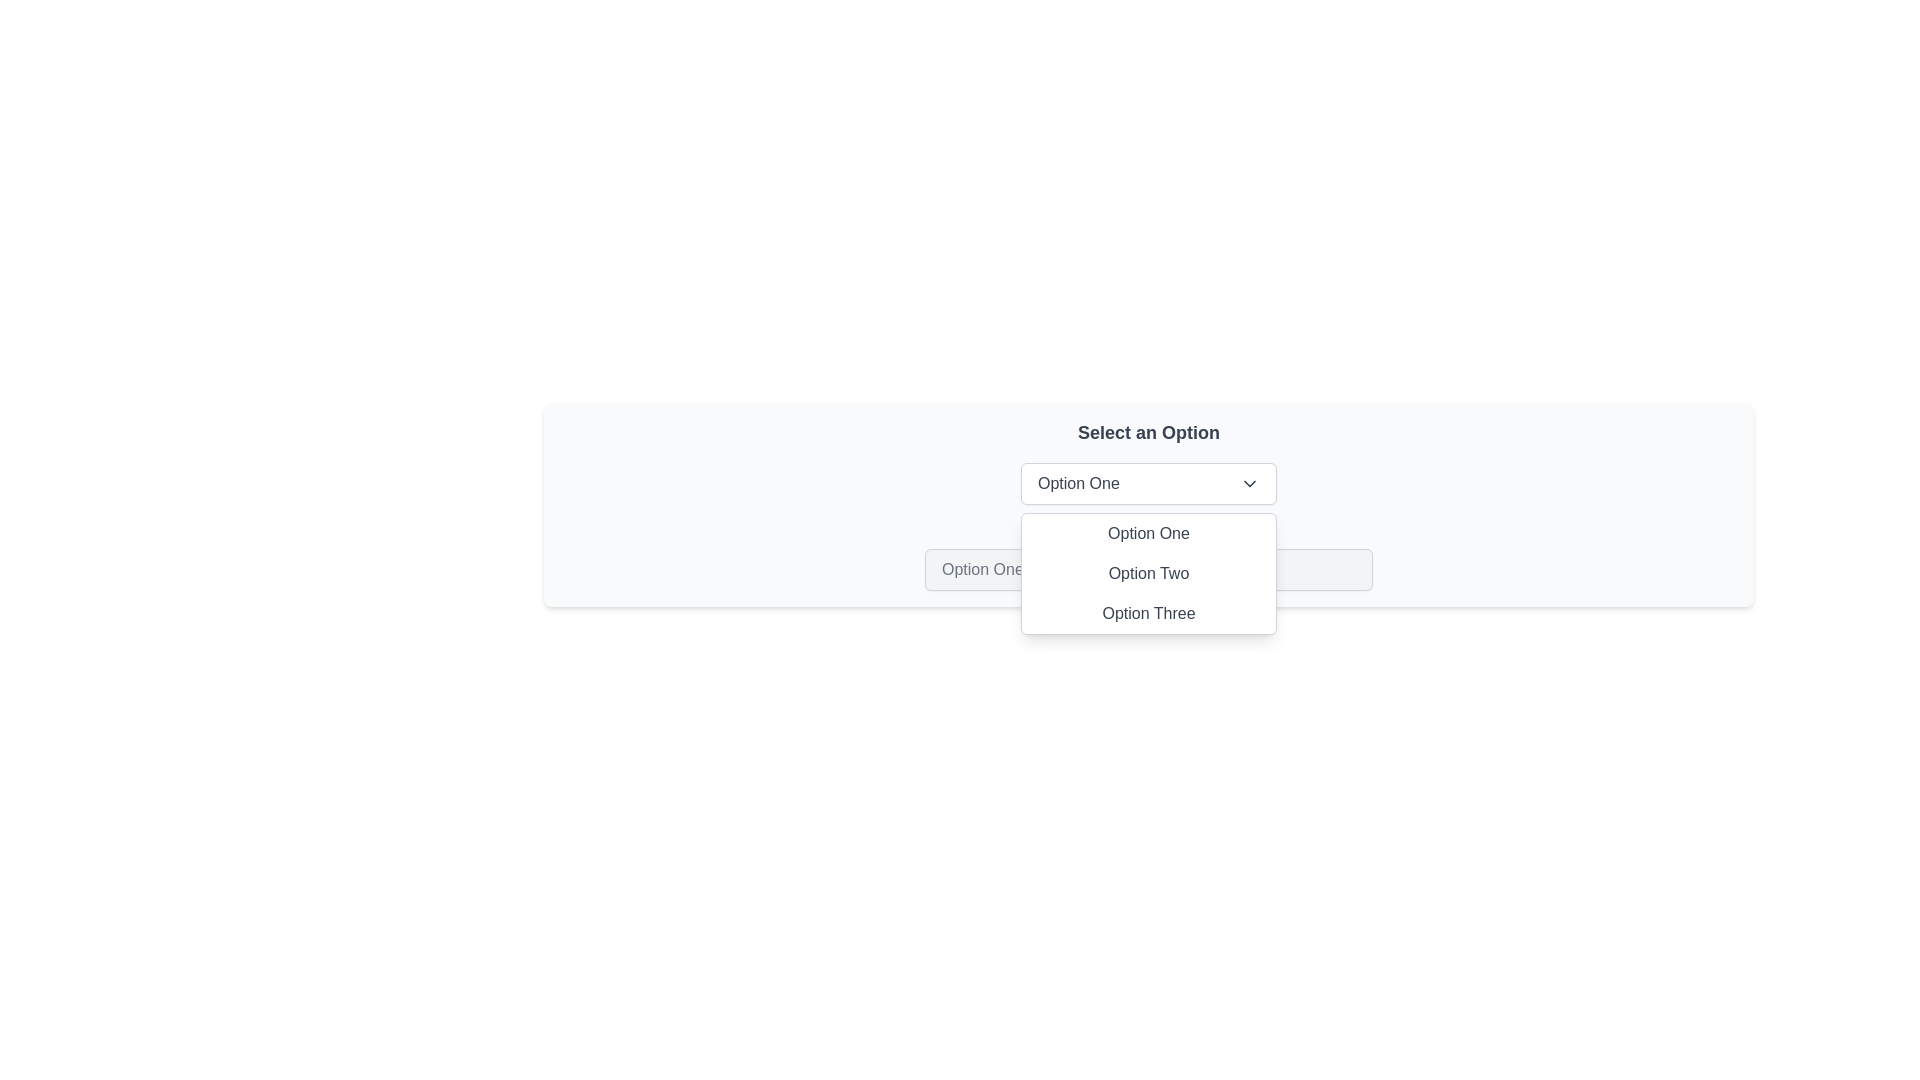  What do you see at coordinates (1148, 574) in the screenshot?
I see `the text label 'Option Two' in the dropdown menu` at bounding box center [1148, 574].